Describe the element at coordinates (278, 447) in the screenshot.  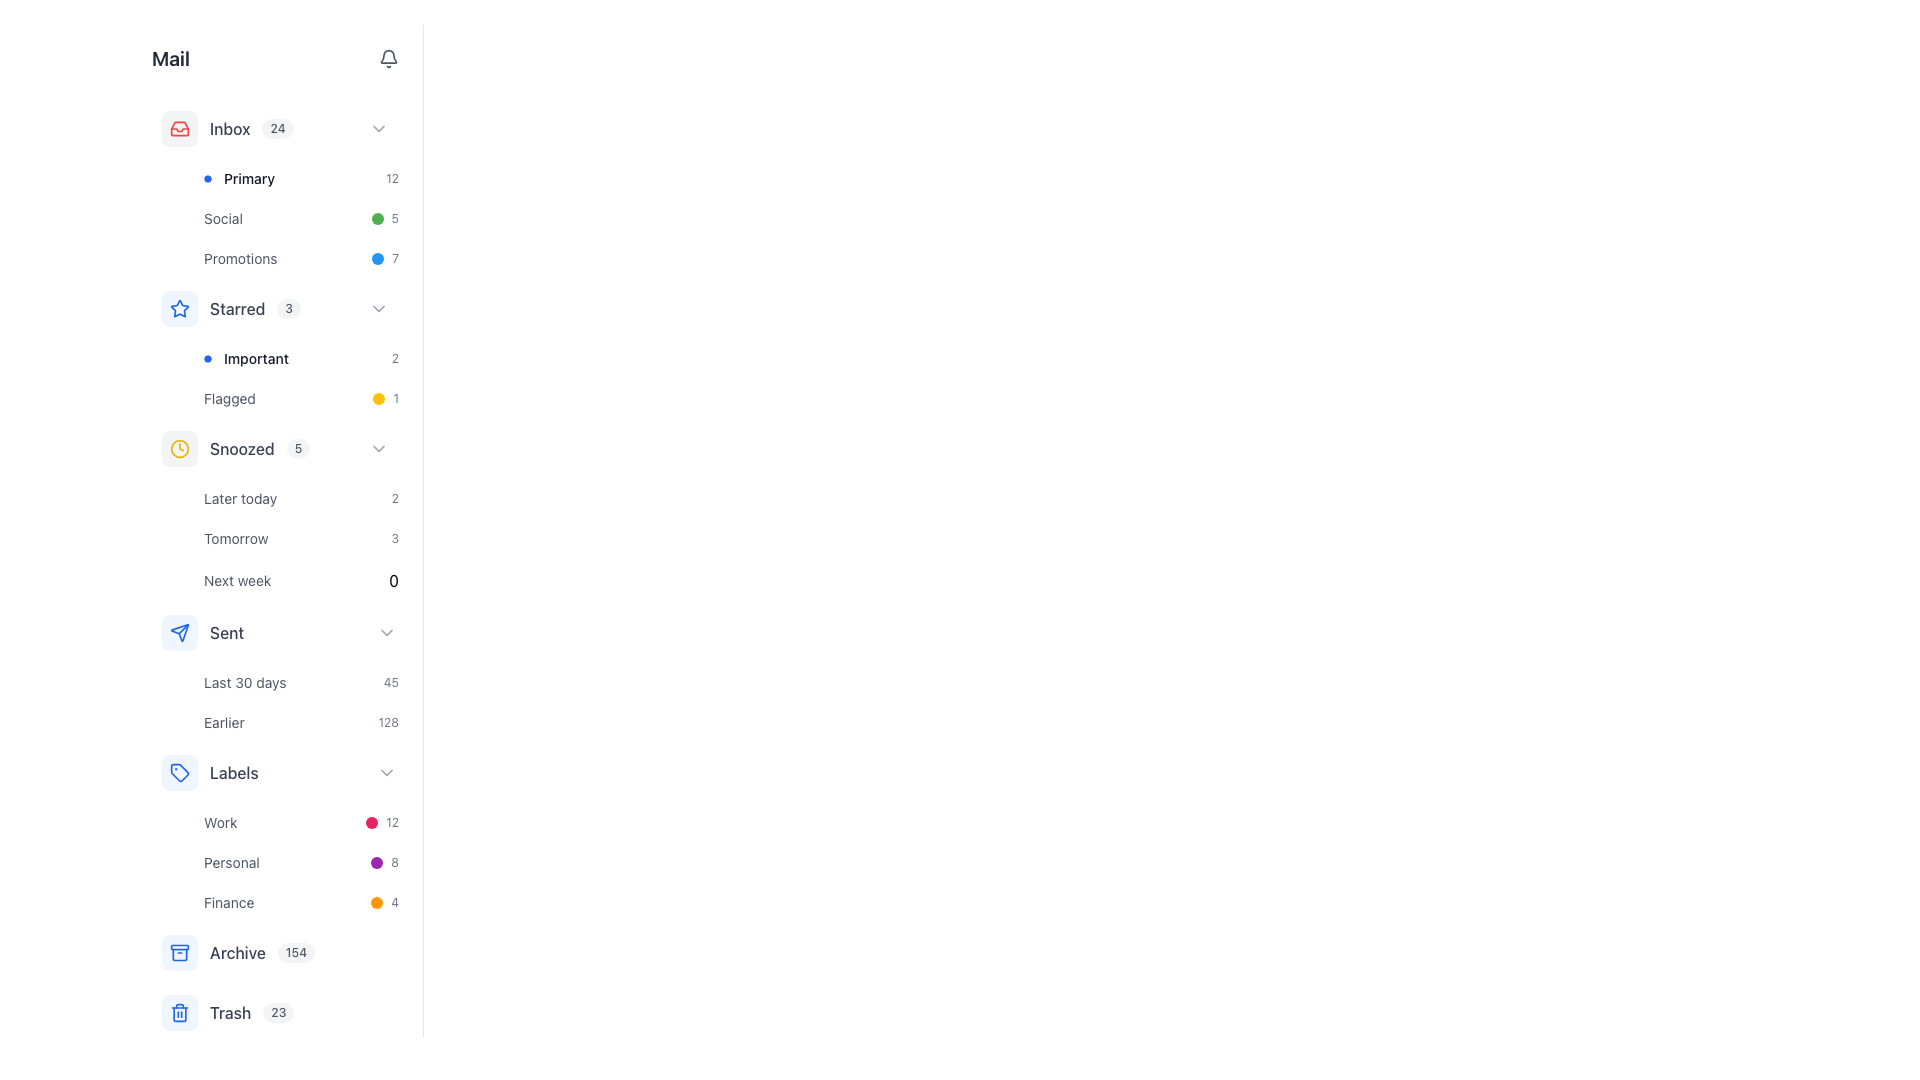
I see `the 'Snoozed' button in the sidebar menu, which features a clock icon on the left, followed by the text 'Snoozed' and a count indicator '5', and a downward chevron icon on the right` at that location.